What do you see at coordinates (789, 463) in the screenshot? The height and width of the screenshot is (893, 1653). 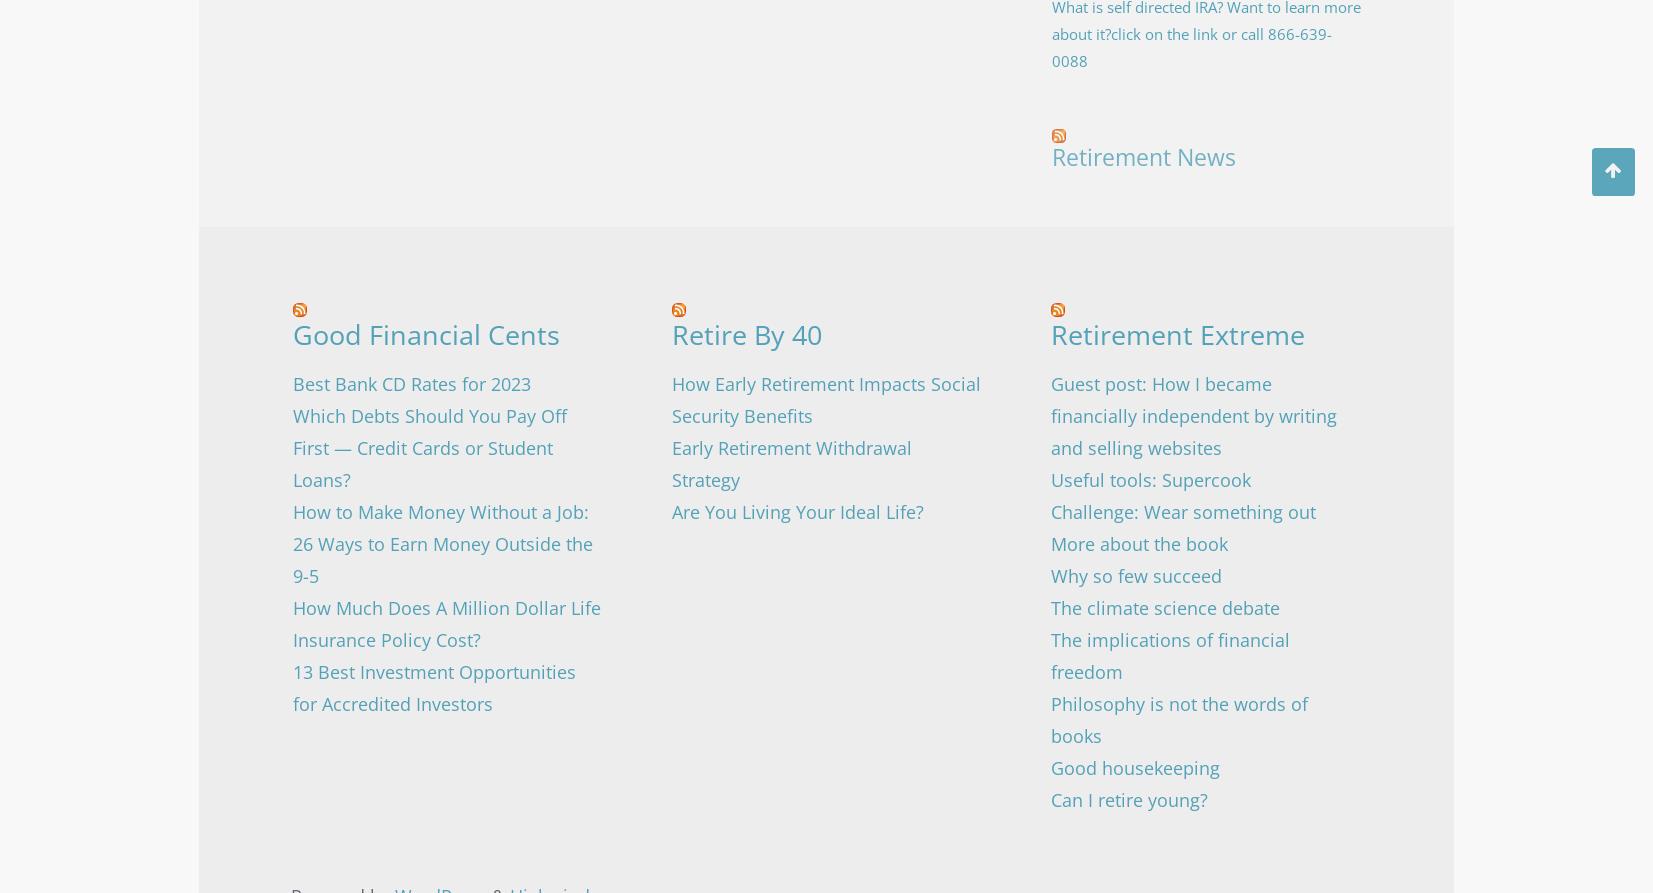 I see `'Early Retirement Withdrawal Strategy'` at bounding box center [789, 463].